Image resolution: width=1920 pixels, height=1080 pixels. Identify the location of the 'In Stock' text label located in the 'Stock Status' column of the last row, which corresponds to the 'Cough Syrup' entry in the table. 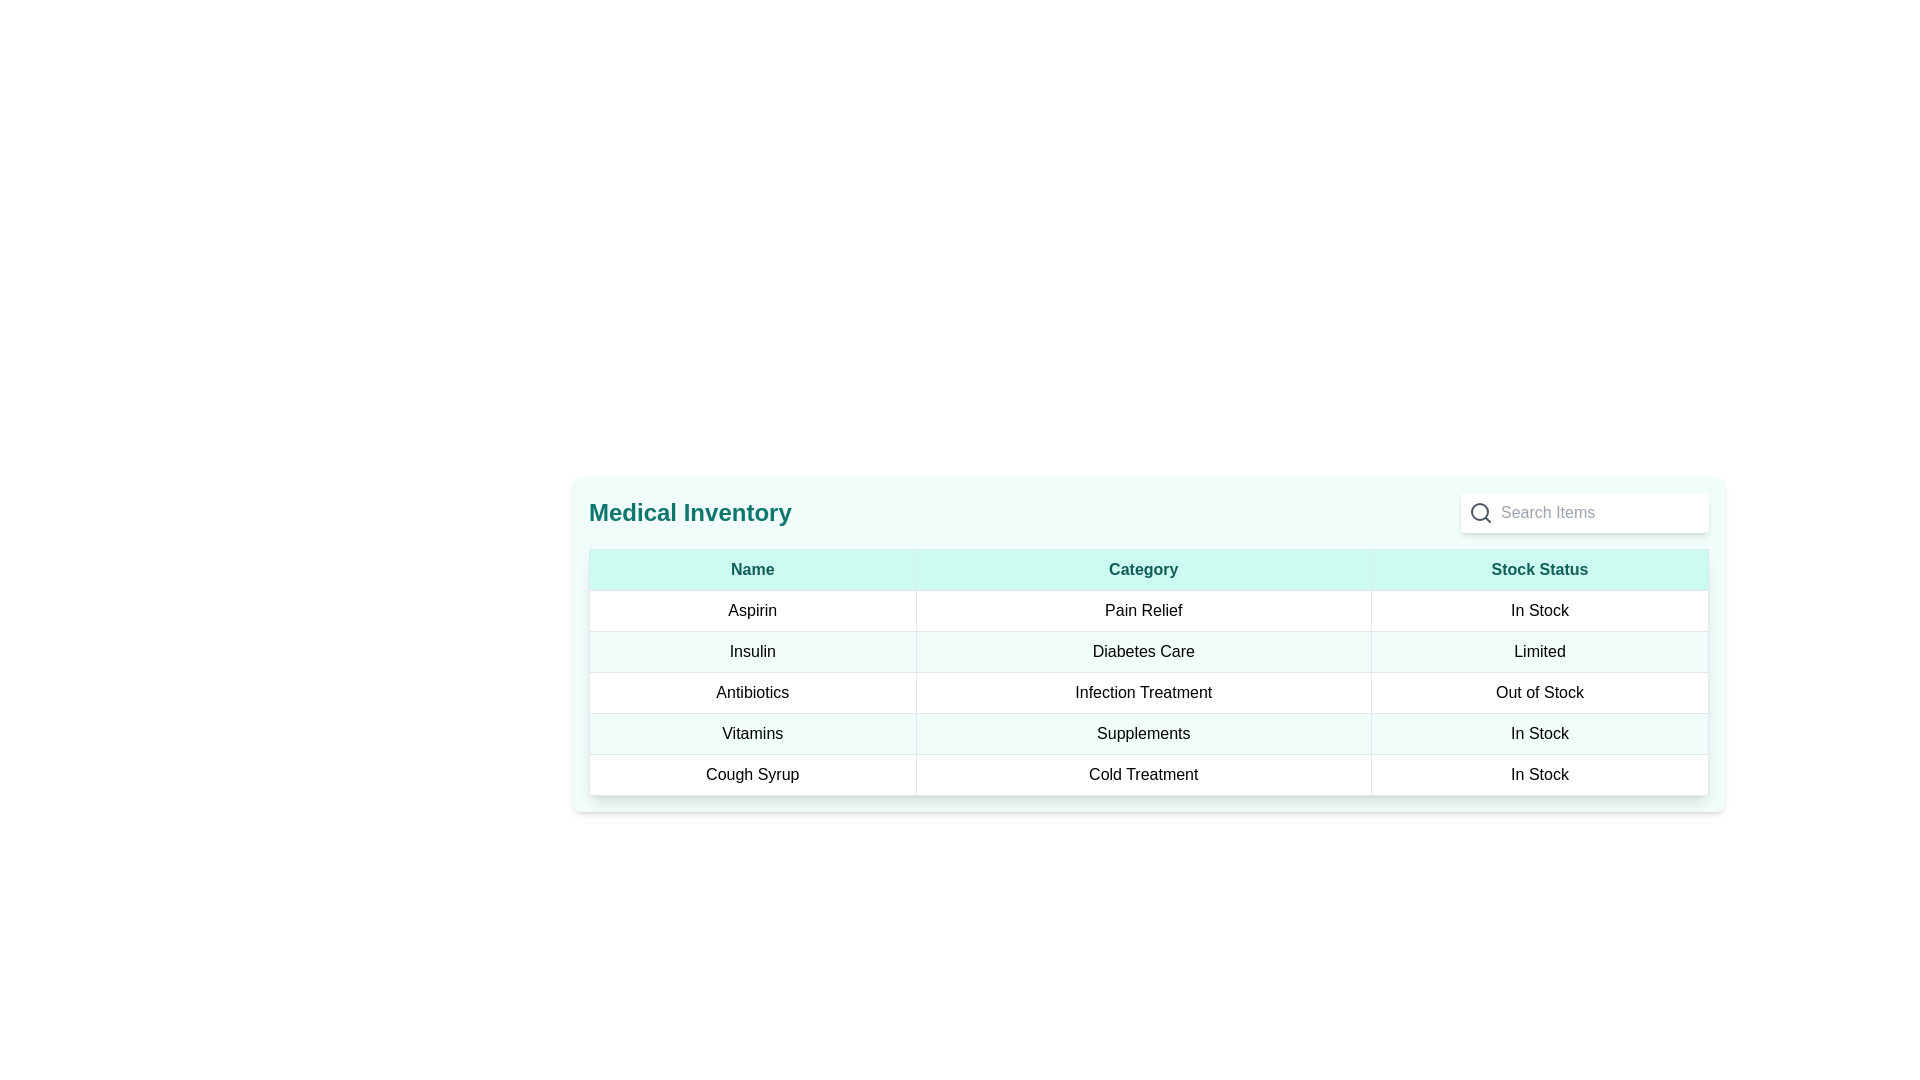
(1539, 774).